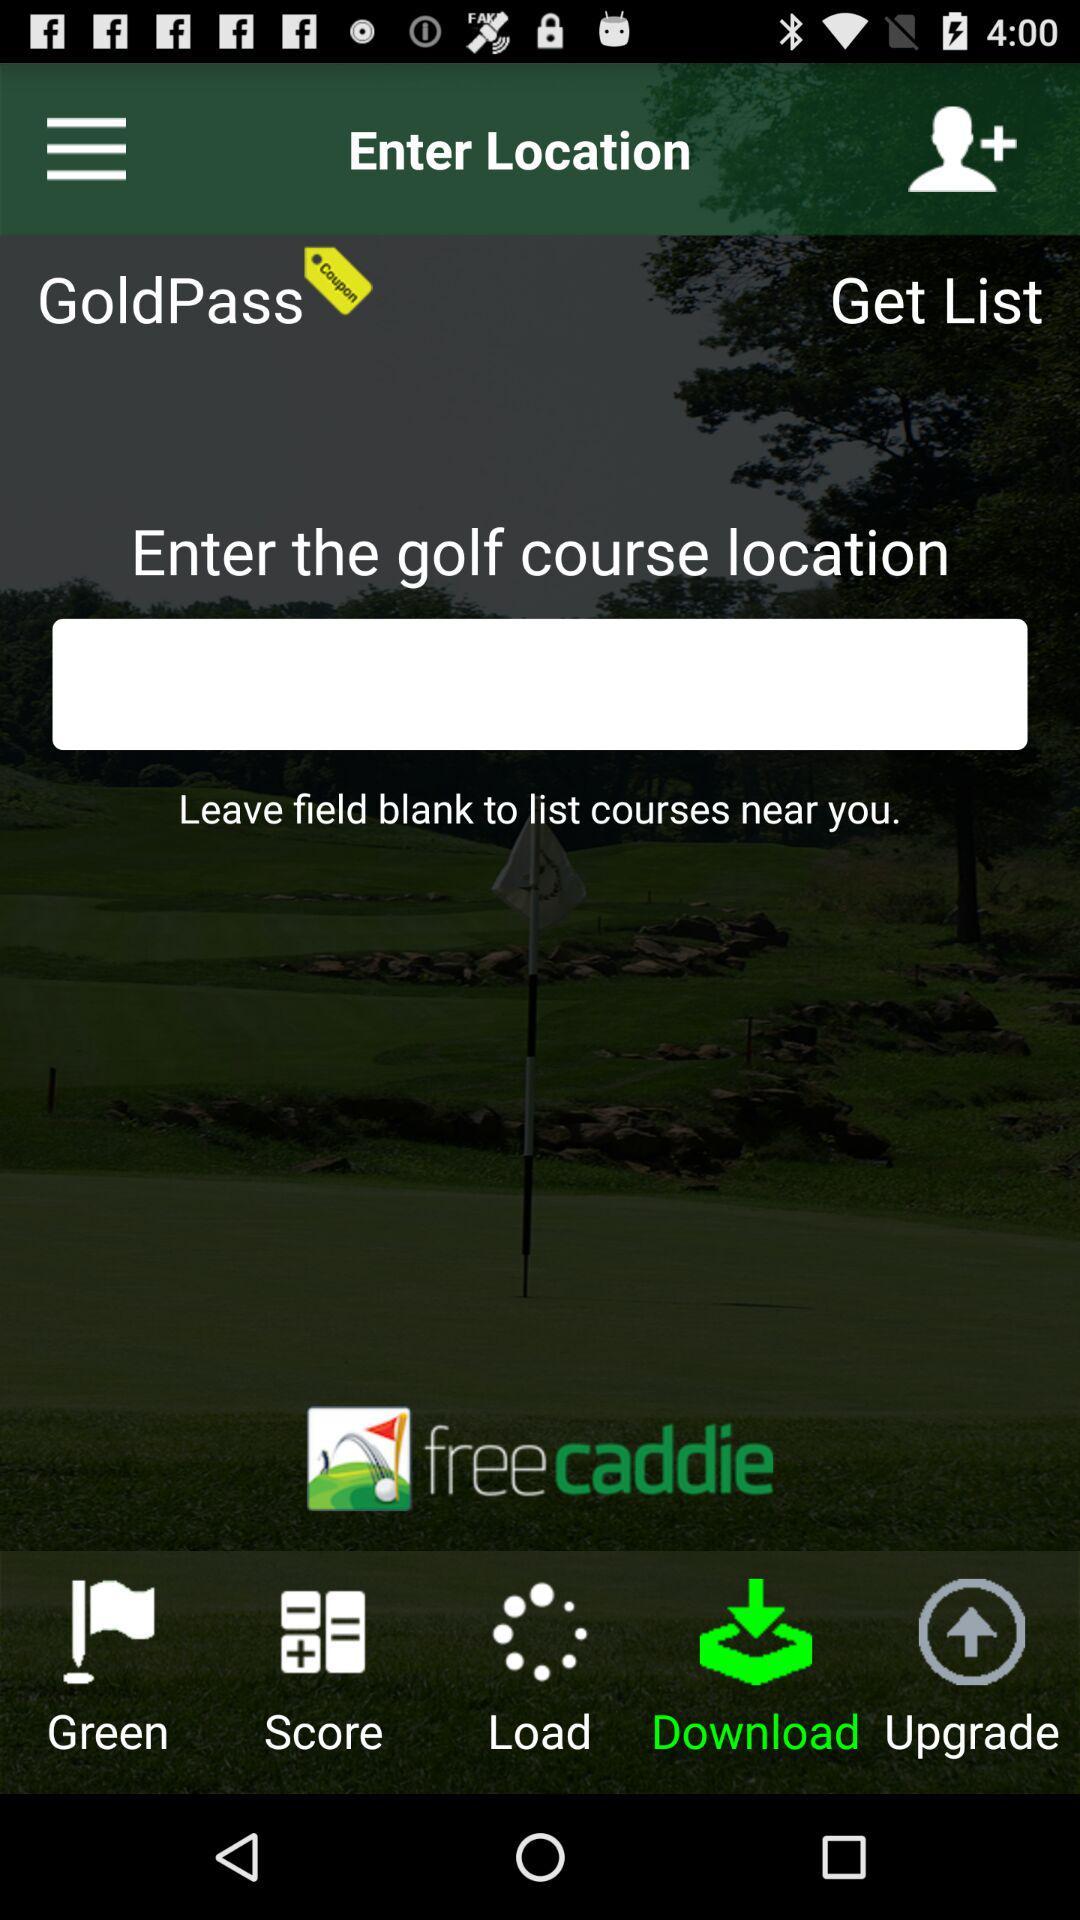 This screenshot has height=1920, width=1080. I want to click on show the menu, so click(77, 148).